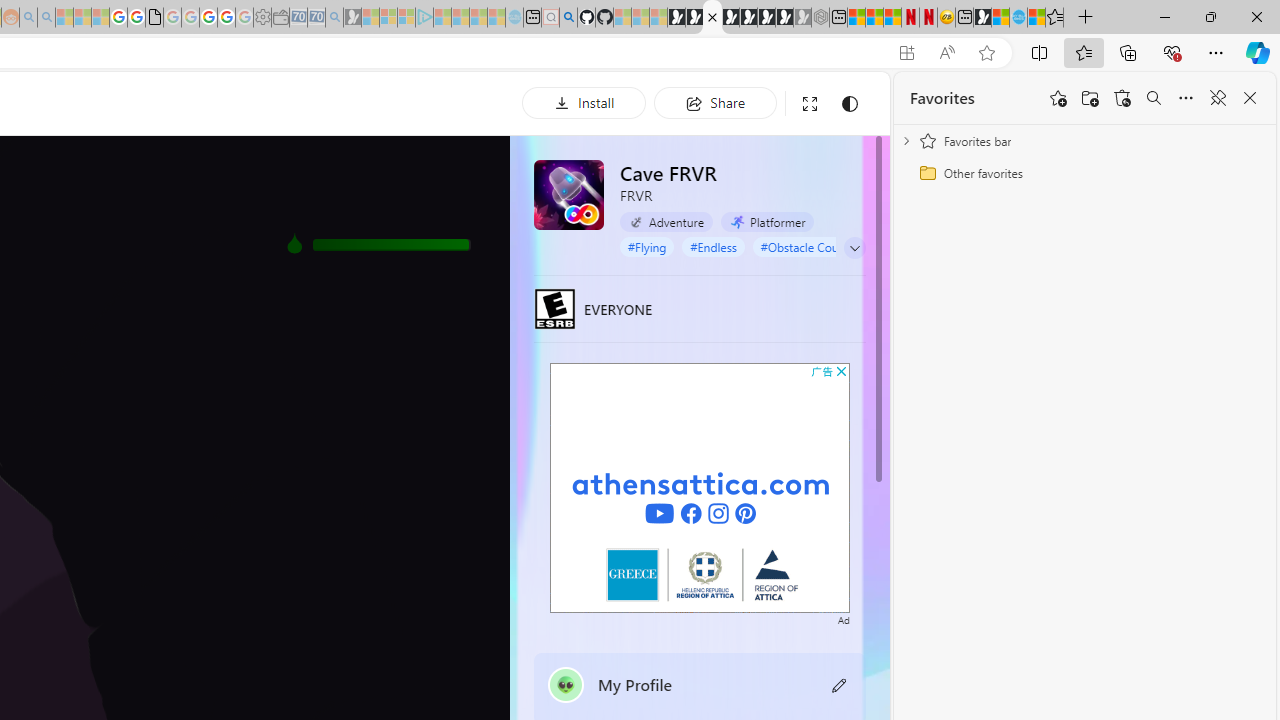 Image resolution: width=1280 pixels, height=720 pixels. Describe the element at coordinates (261, 17) in the screenshot. I see `'Settings - Sleeping'` at that location.